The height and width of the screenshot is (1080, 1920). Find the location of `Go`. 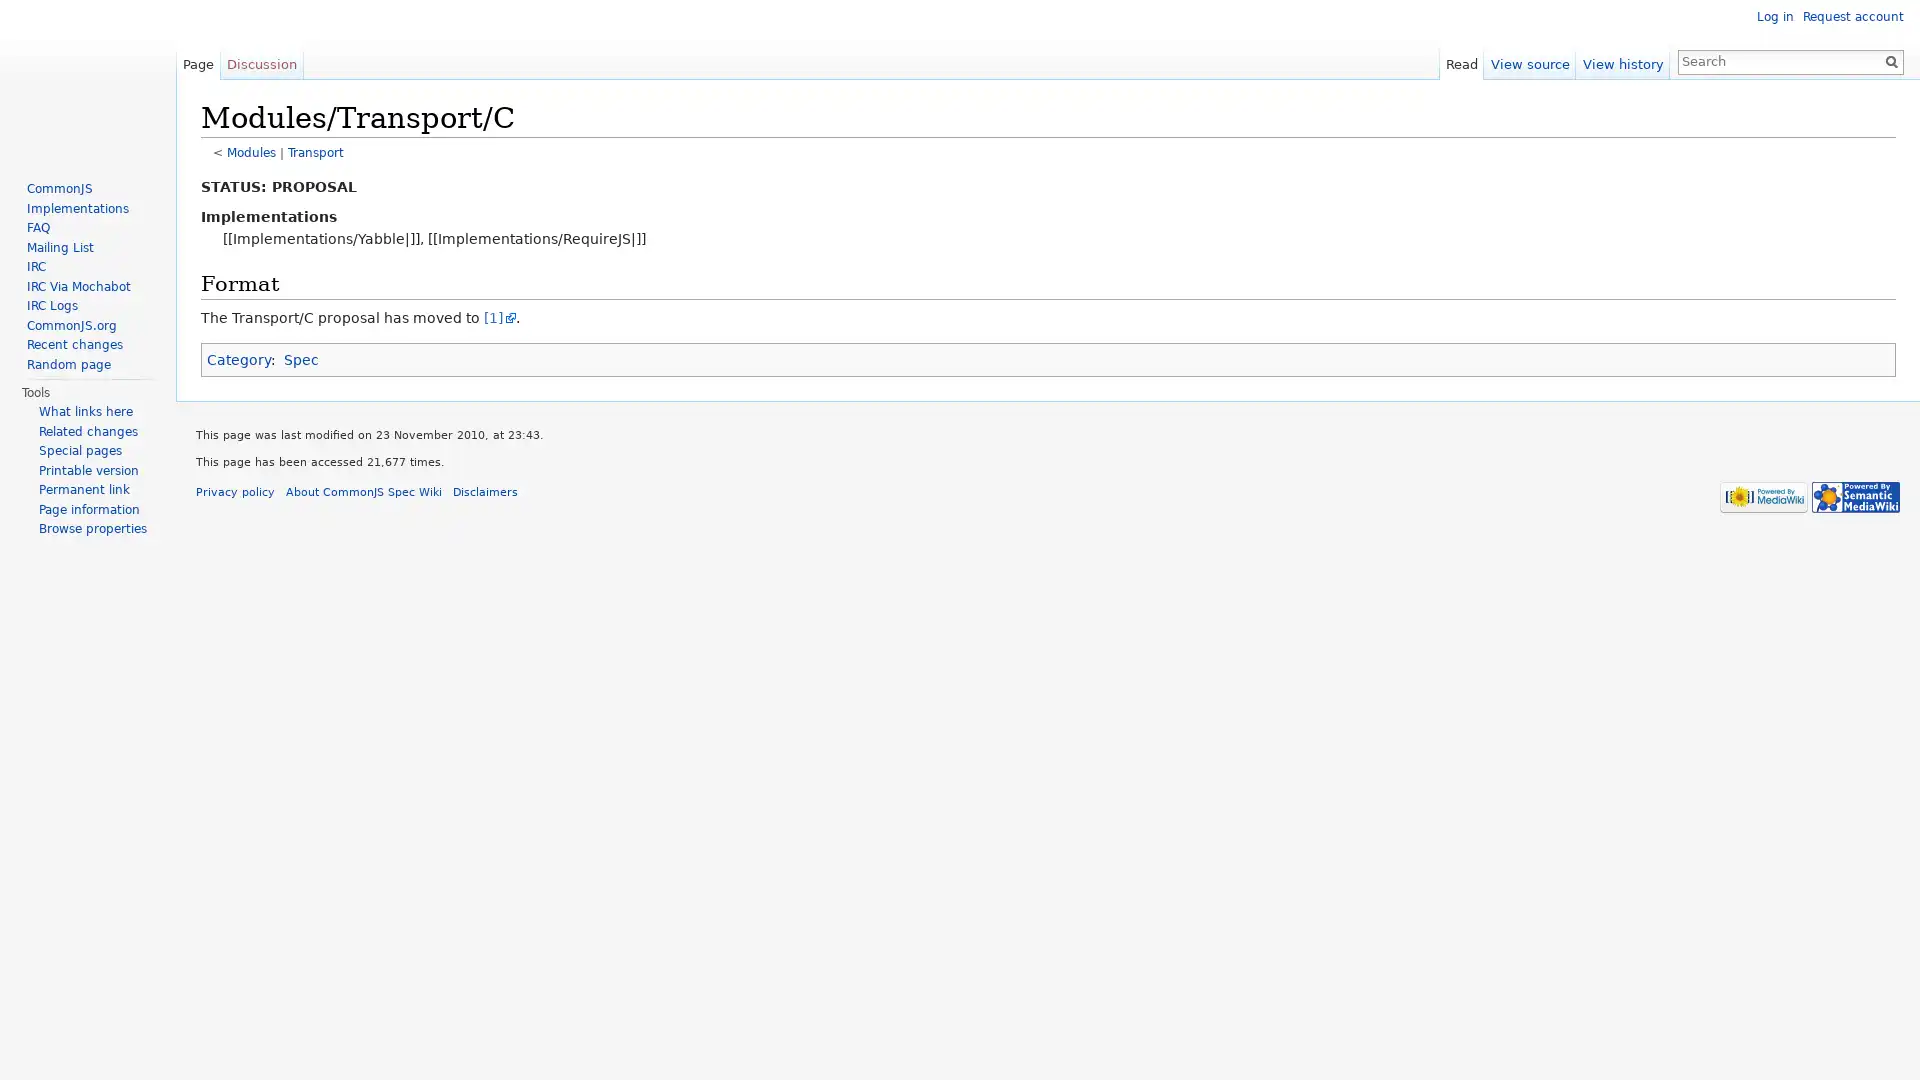

Go is located at coordinates (1890, 60).